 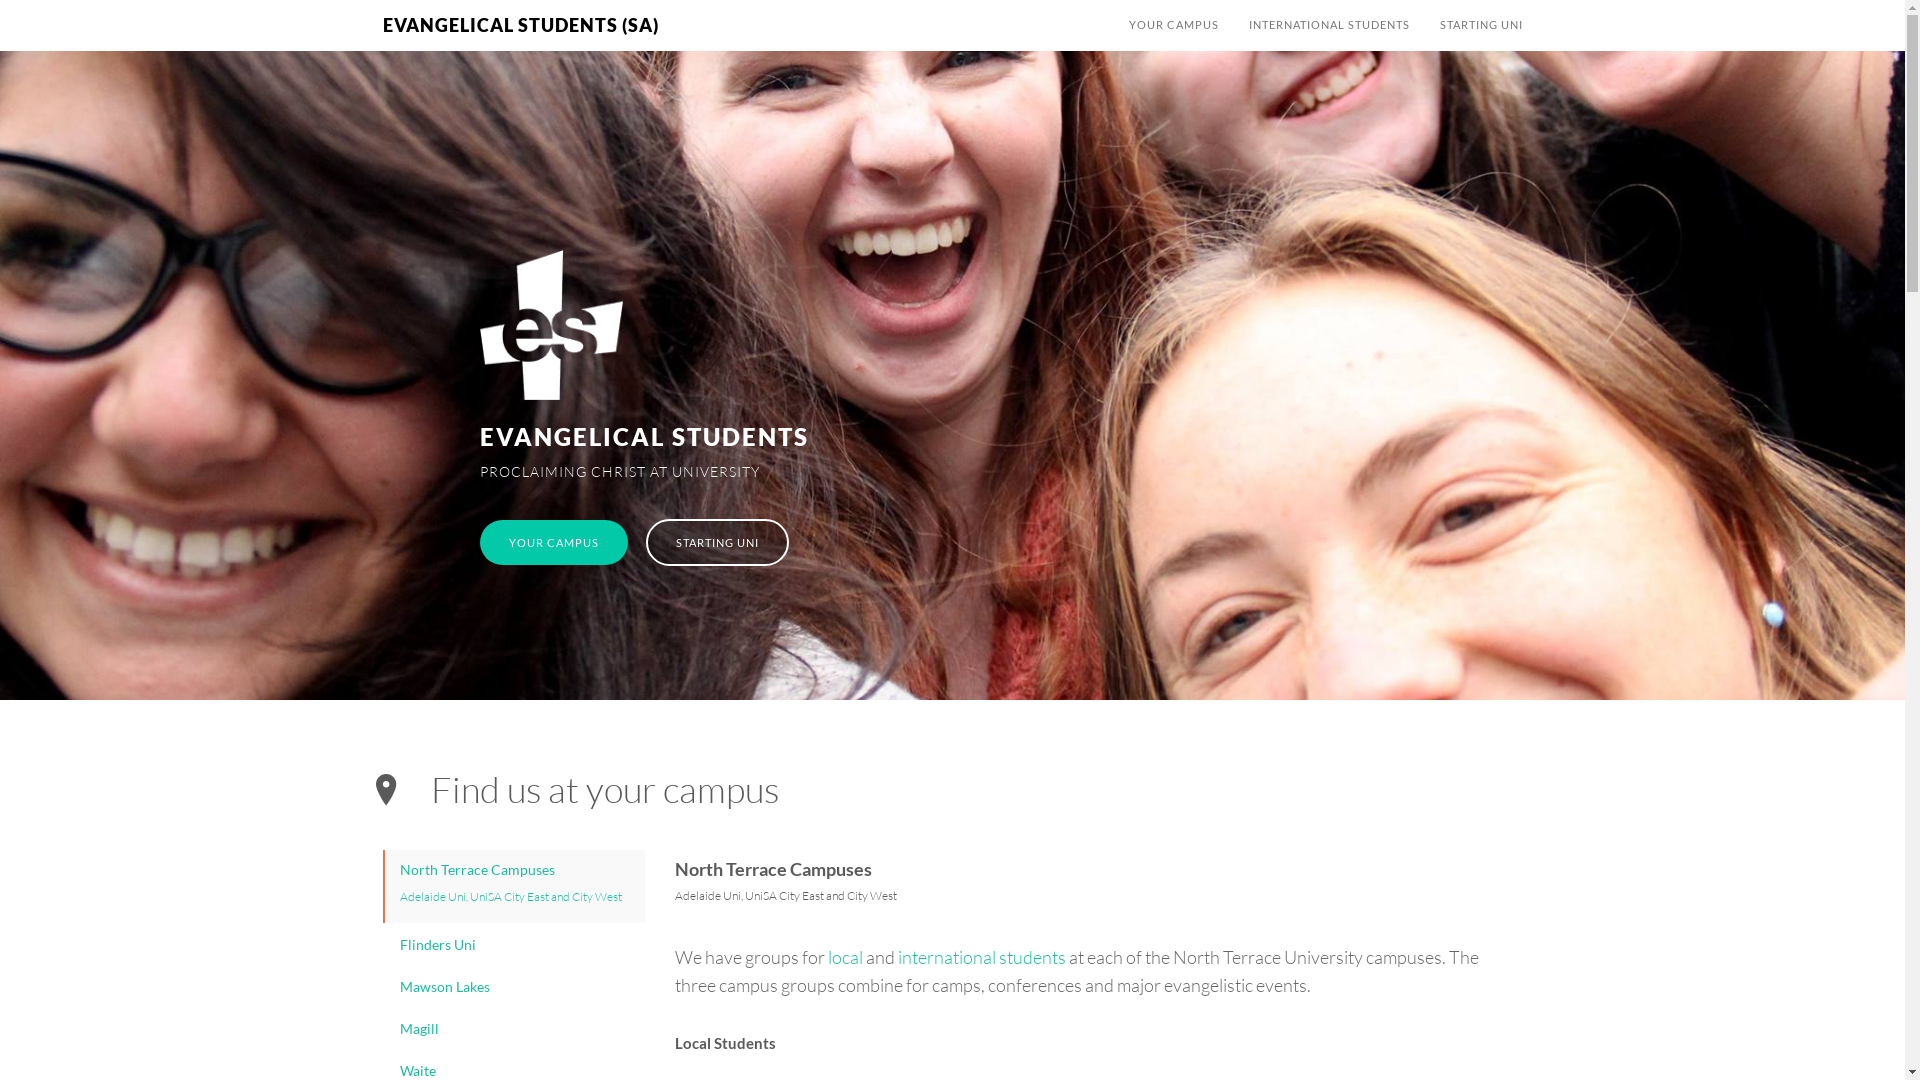 What do you see at coordinates (1174, 24) in the screenshot?
I see `'YOUR CAMPUS'` at bounding box center [1174, 24].